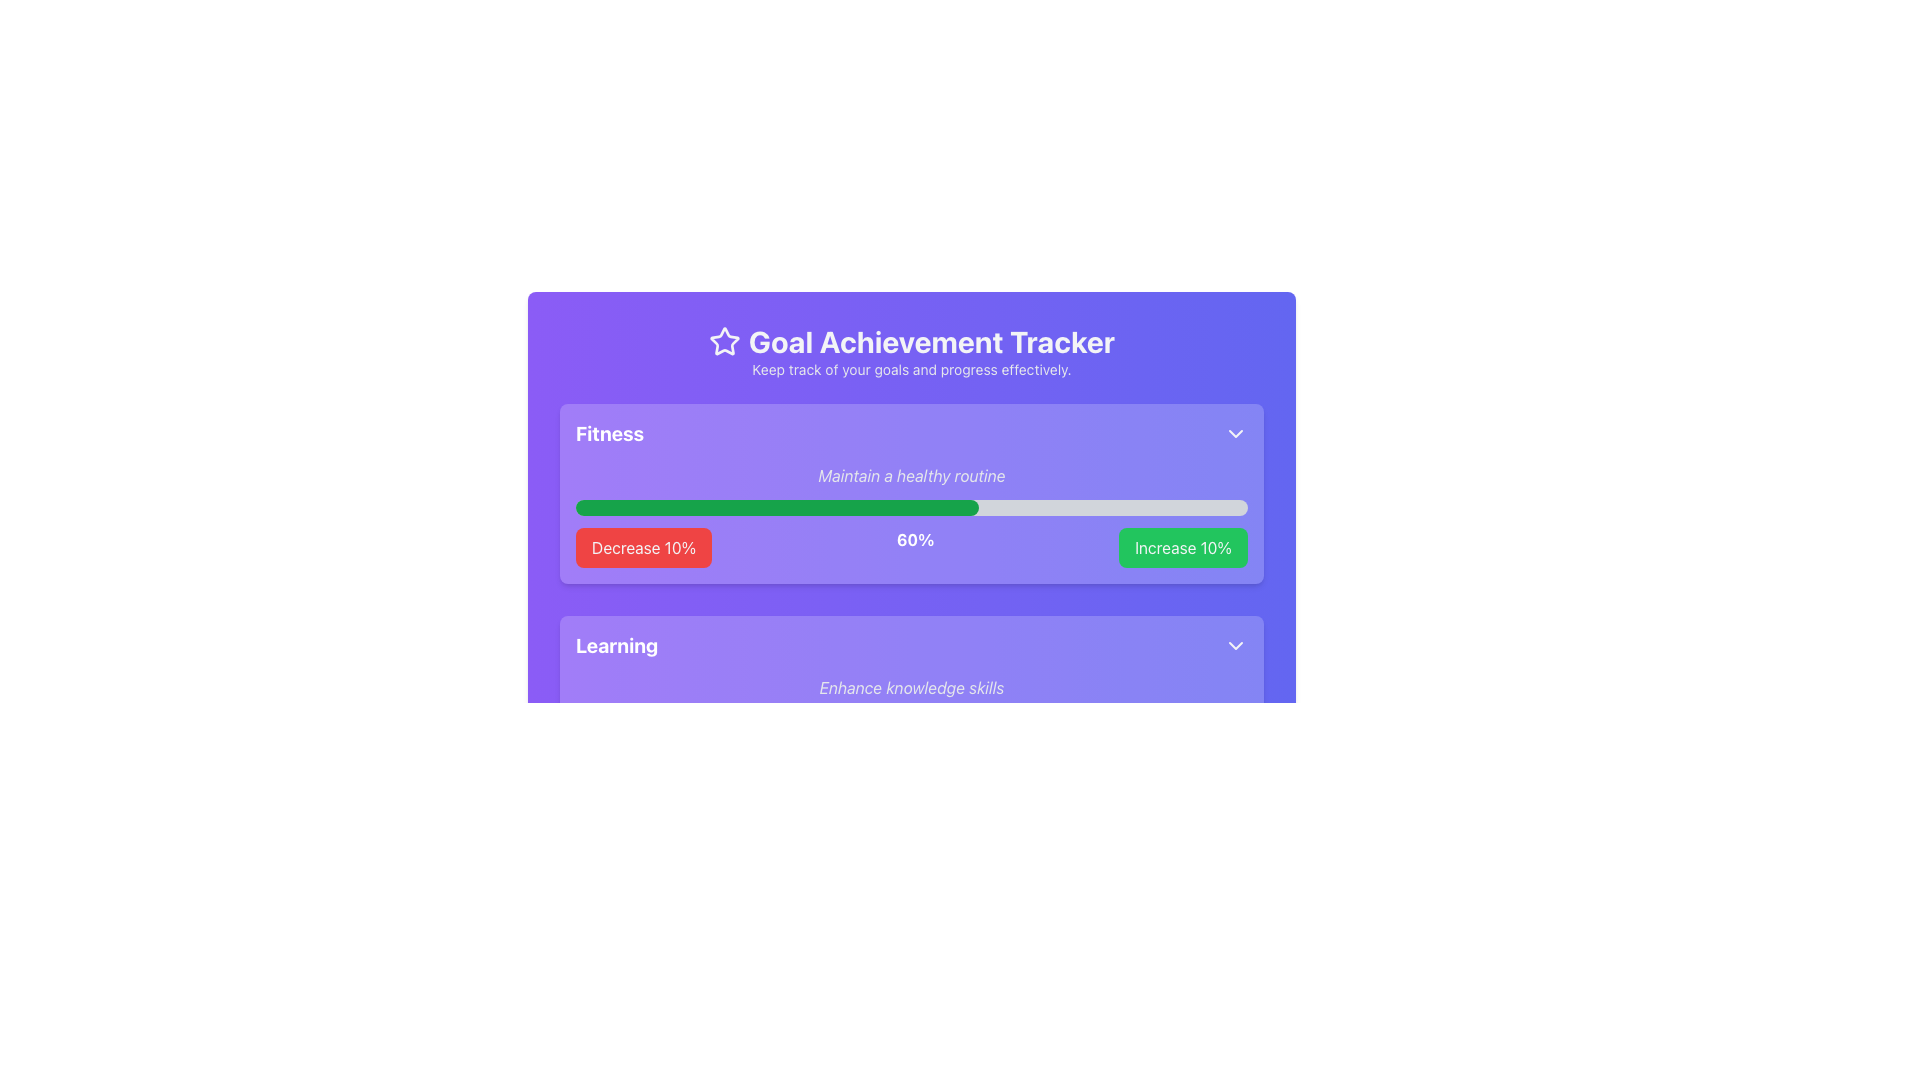  What do you see at coordinates (723, 341) in the screenshot?
I see `the star icon with a hollow outline located to the left of the 'Goal Achievement Tracker' text to interact with it` at bounding box center [723, 341].